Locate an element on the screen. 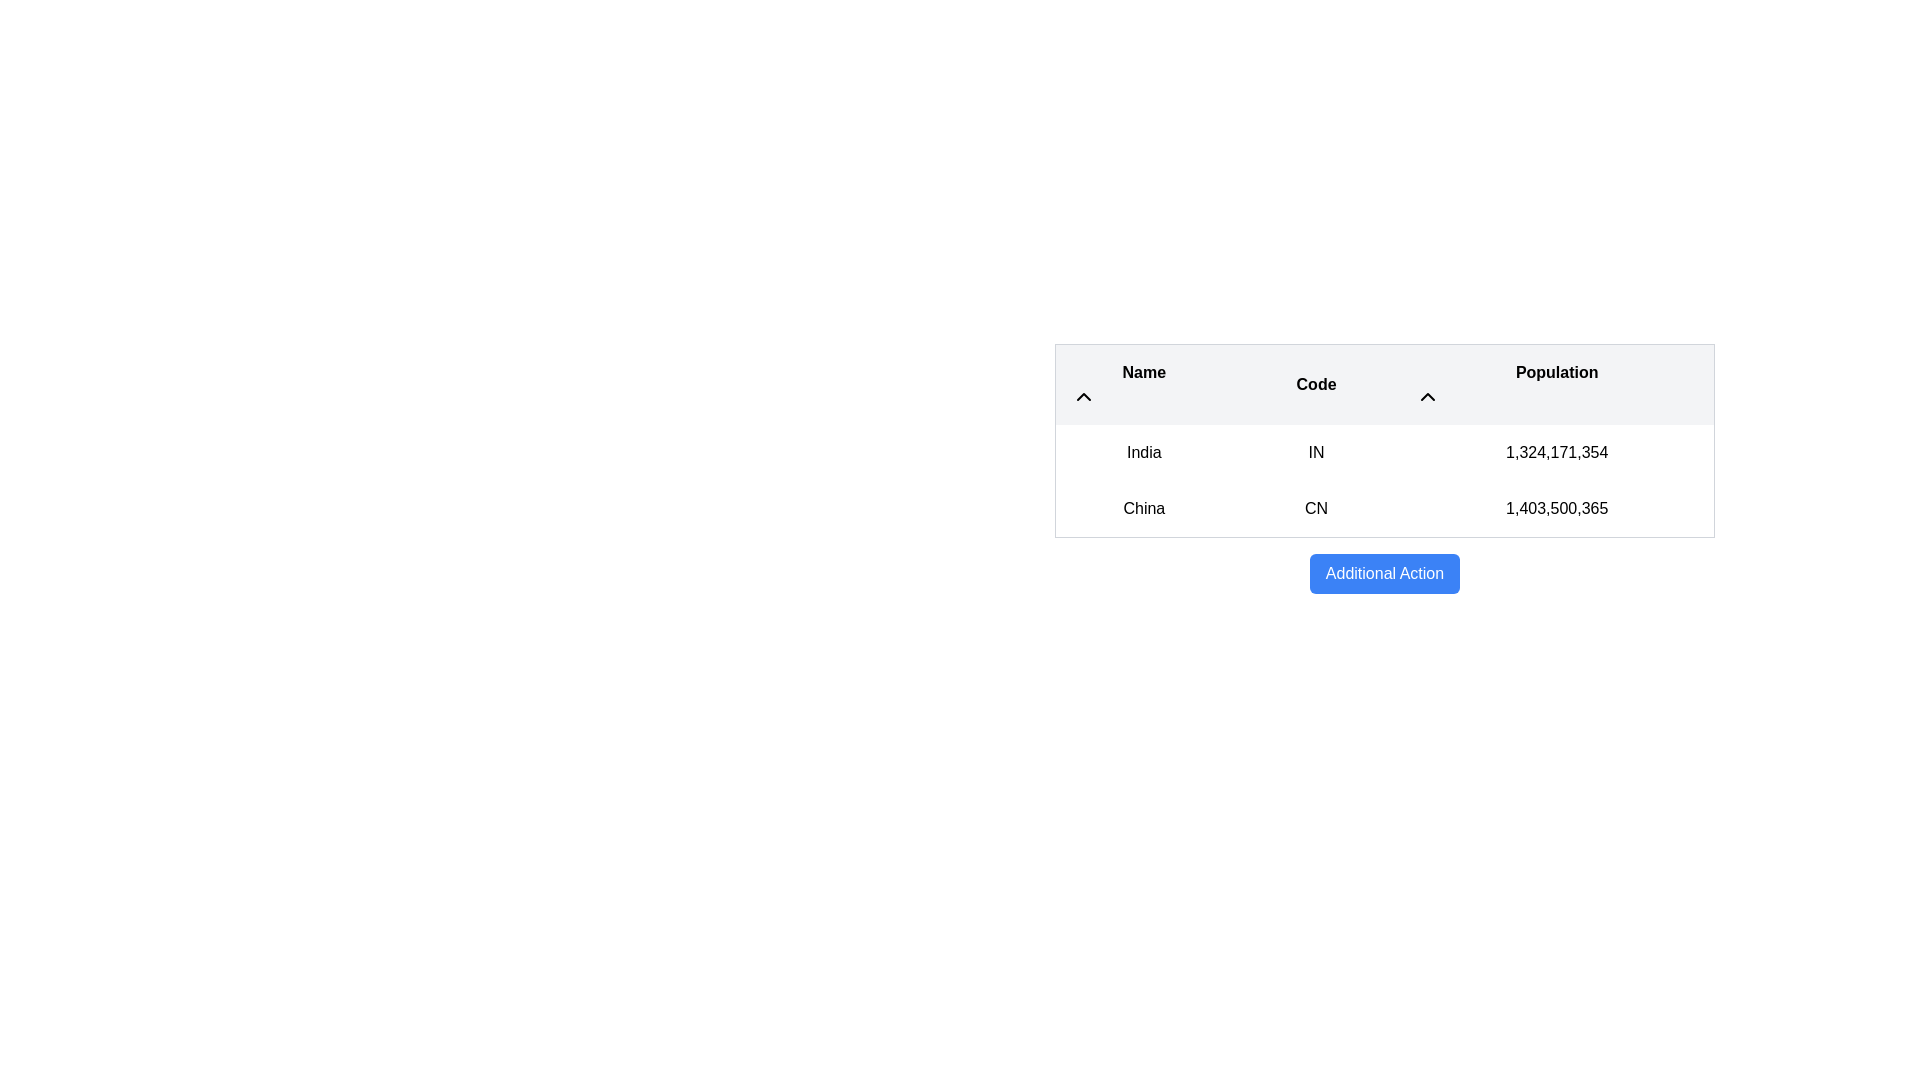 This screenshot has width=1920, height=1080. text from the data table rows located directly below the header row of the table displaying country names, codes, and population counts is located at coordinates (1384, 481).